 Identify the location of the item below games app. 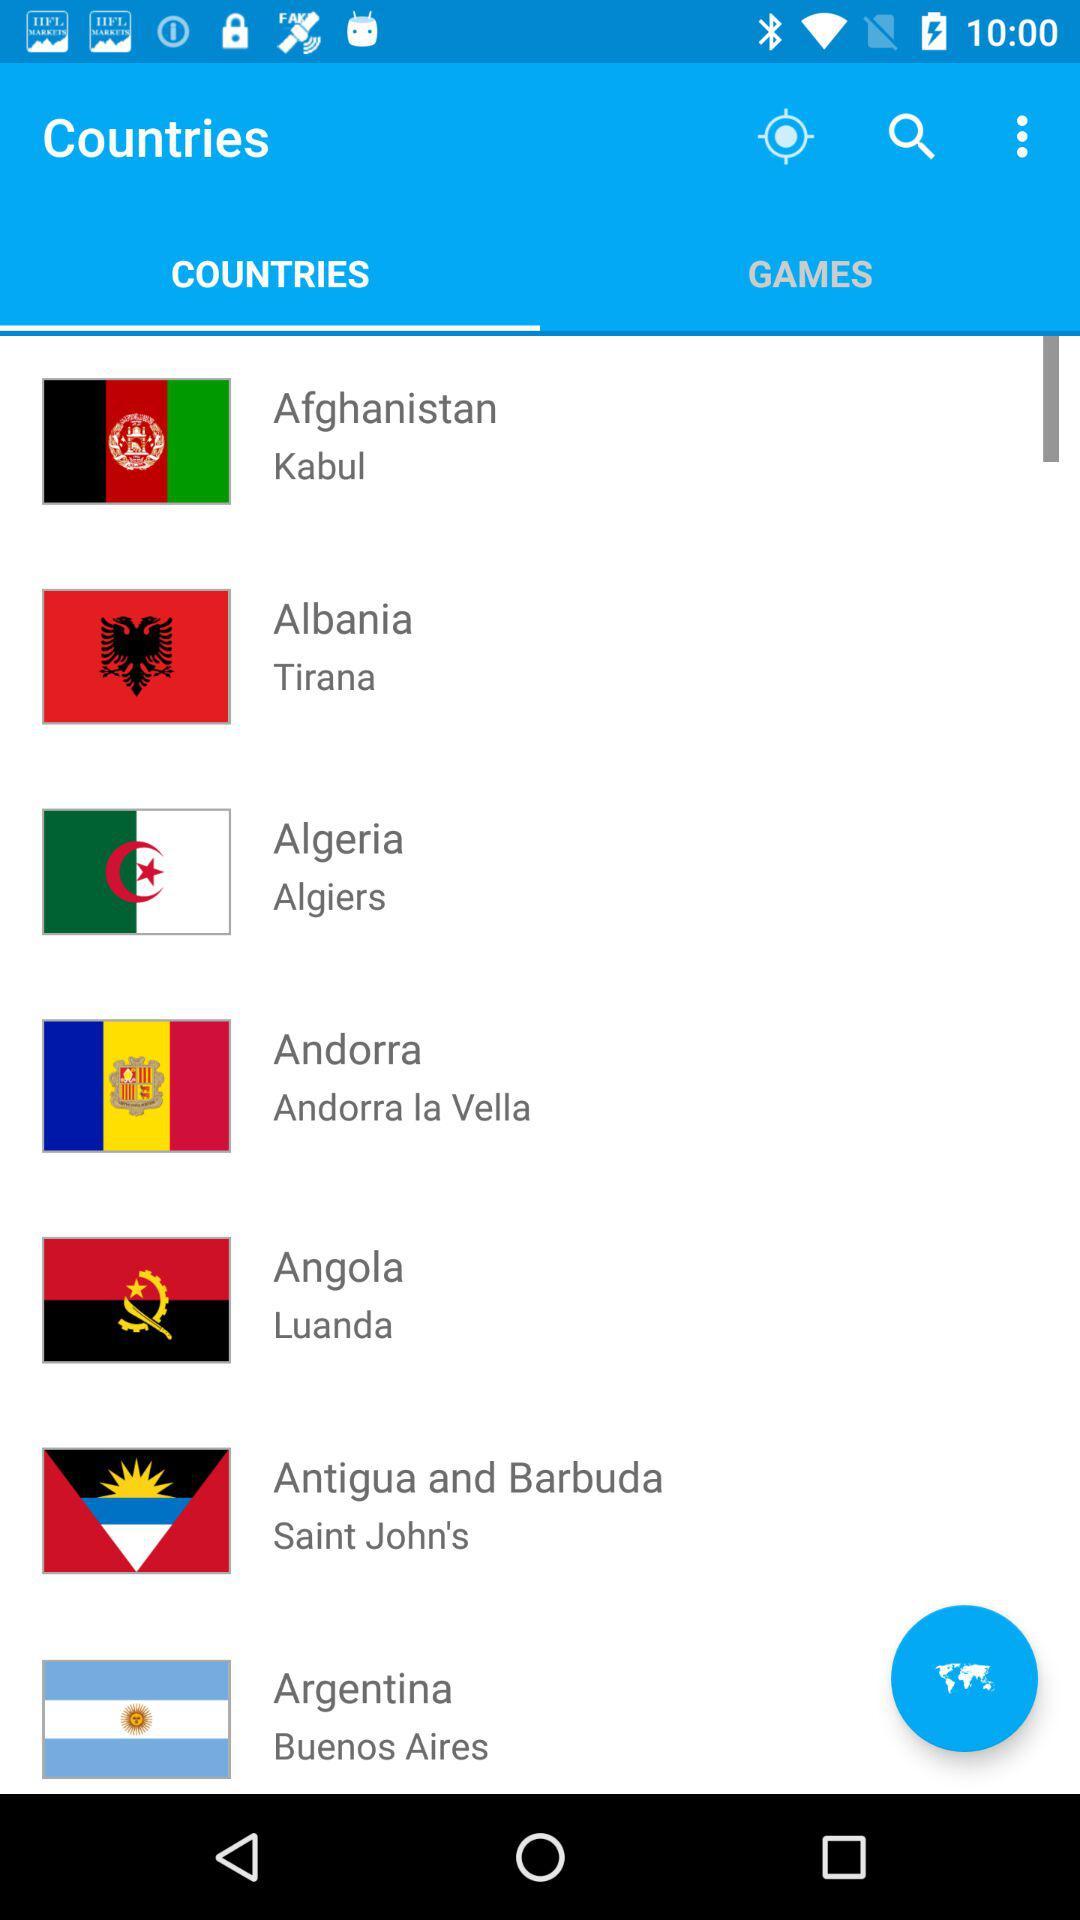
(963, 1678).